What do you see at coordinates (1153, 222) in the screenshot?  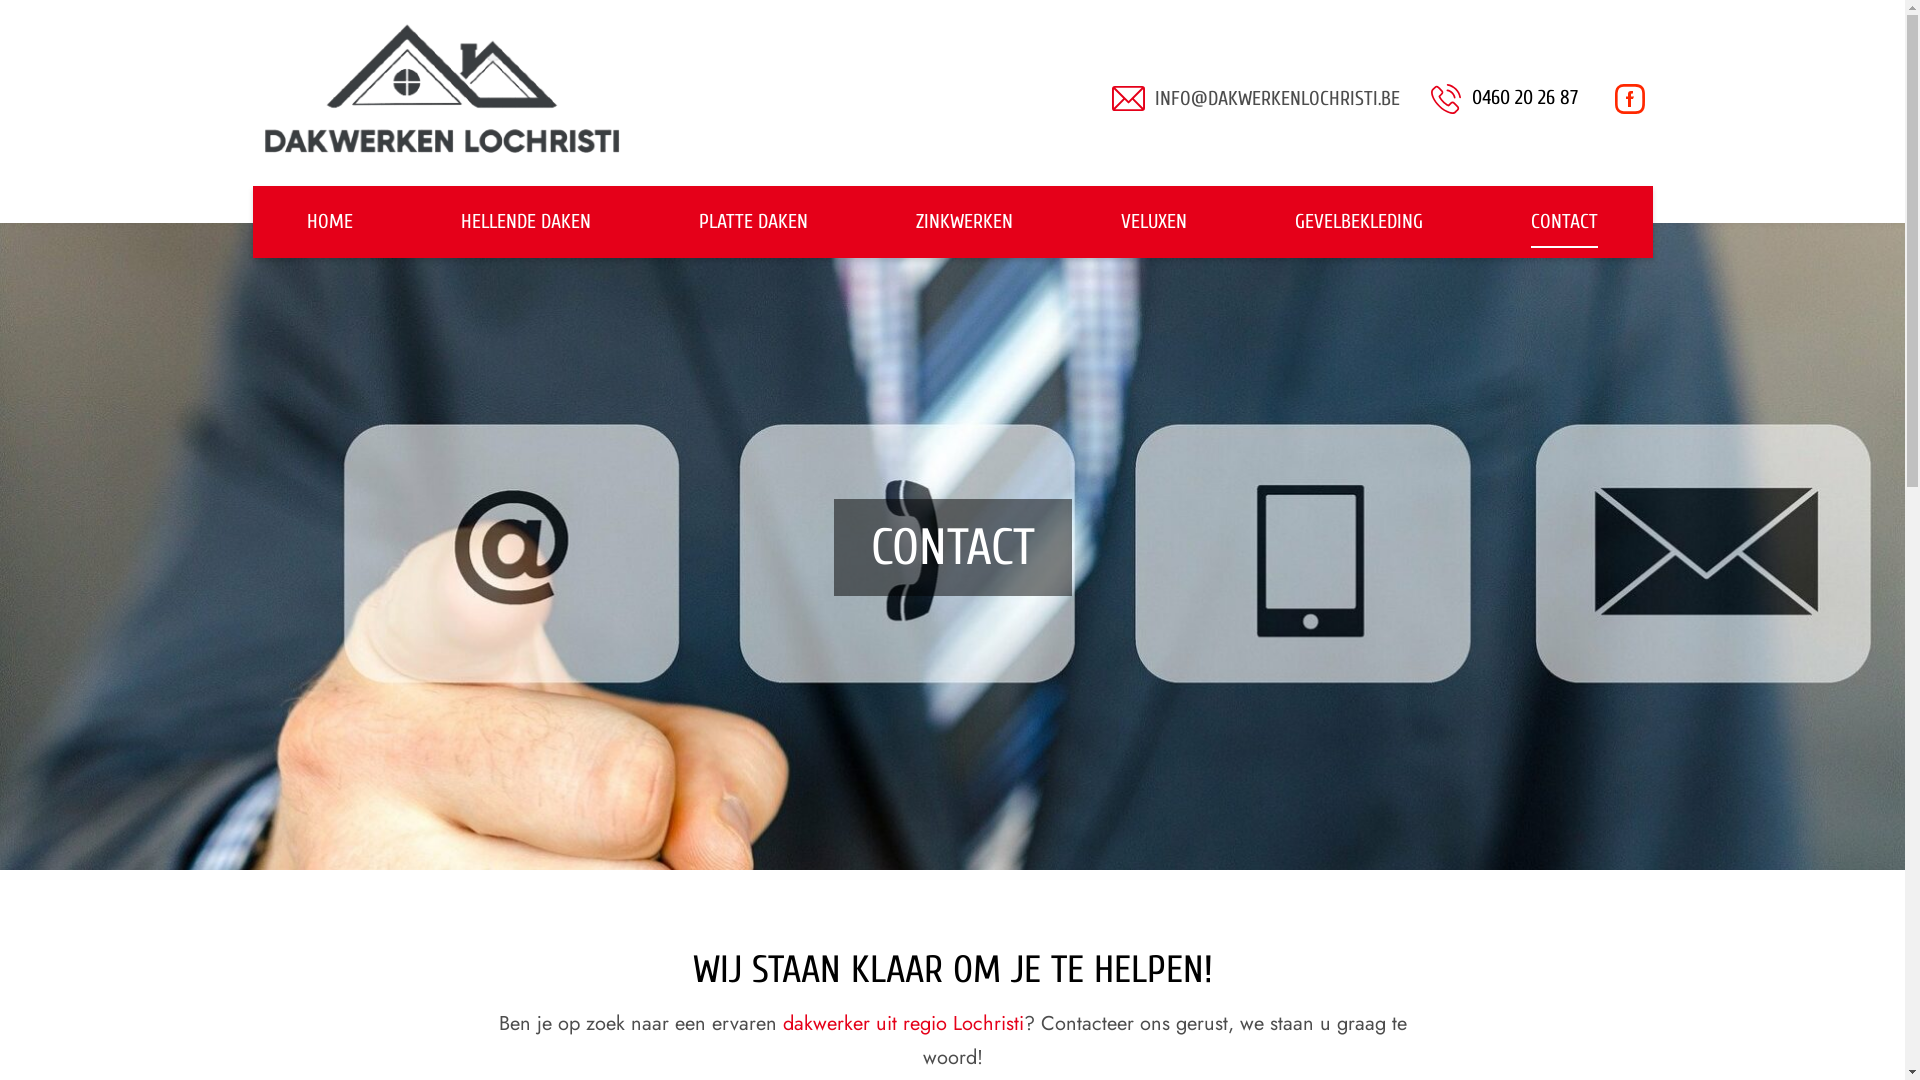 I see `'VELUXEN'` at bounding box center [1153, 222].